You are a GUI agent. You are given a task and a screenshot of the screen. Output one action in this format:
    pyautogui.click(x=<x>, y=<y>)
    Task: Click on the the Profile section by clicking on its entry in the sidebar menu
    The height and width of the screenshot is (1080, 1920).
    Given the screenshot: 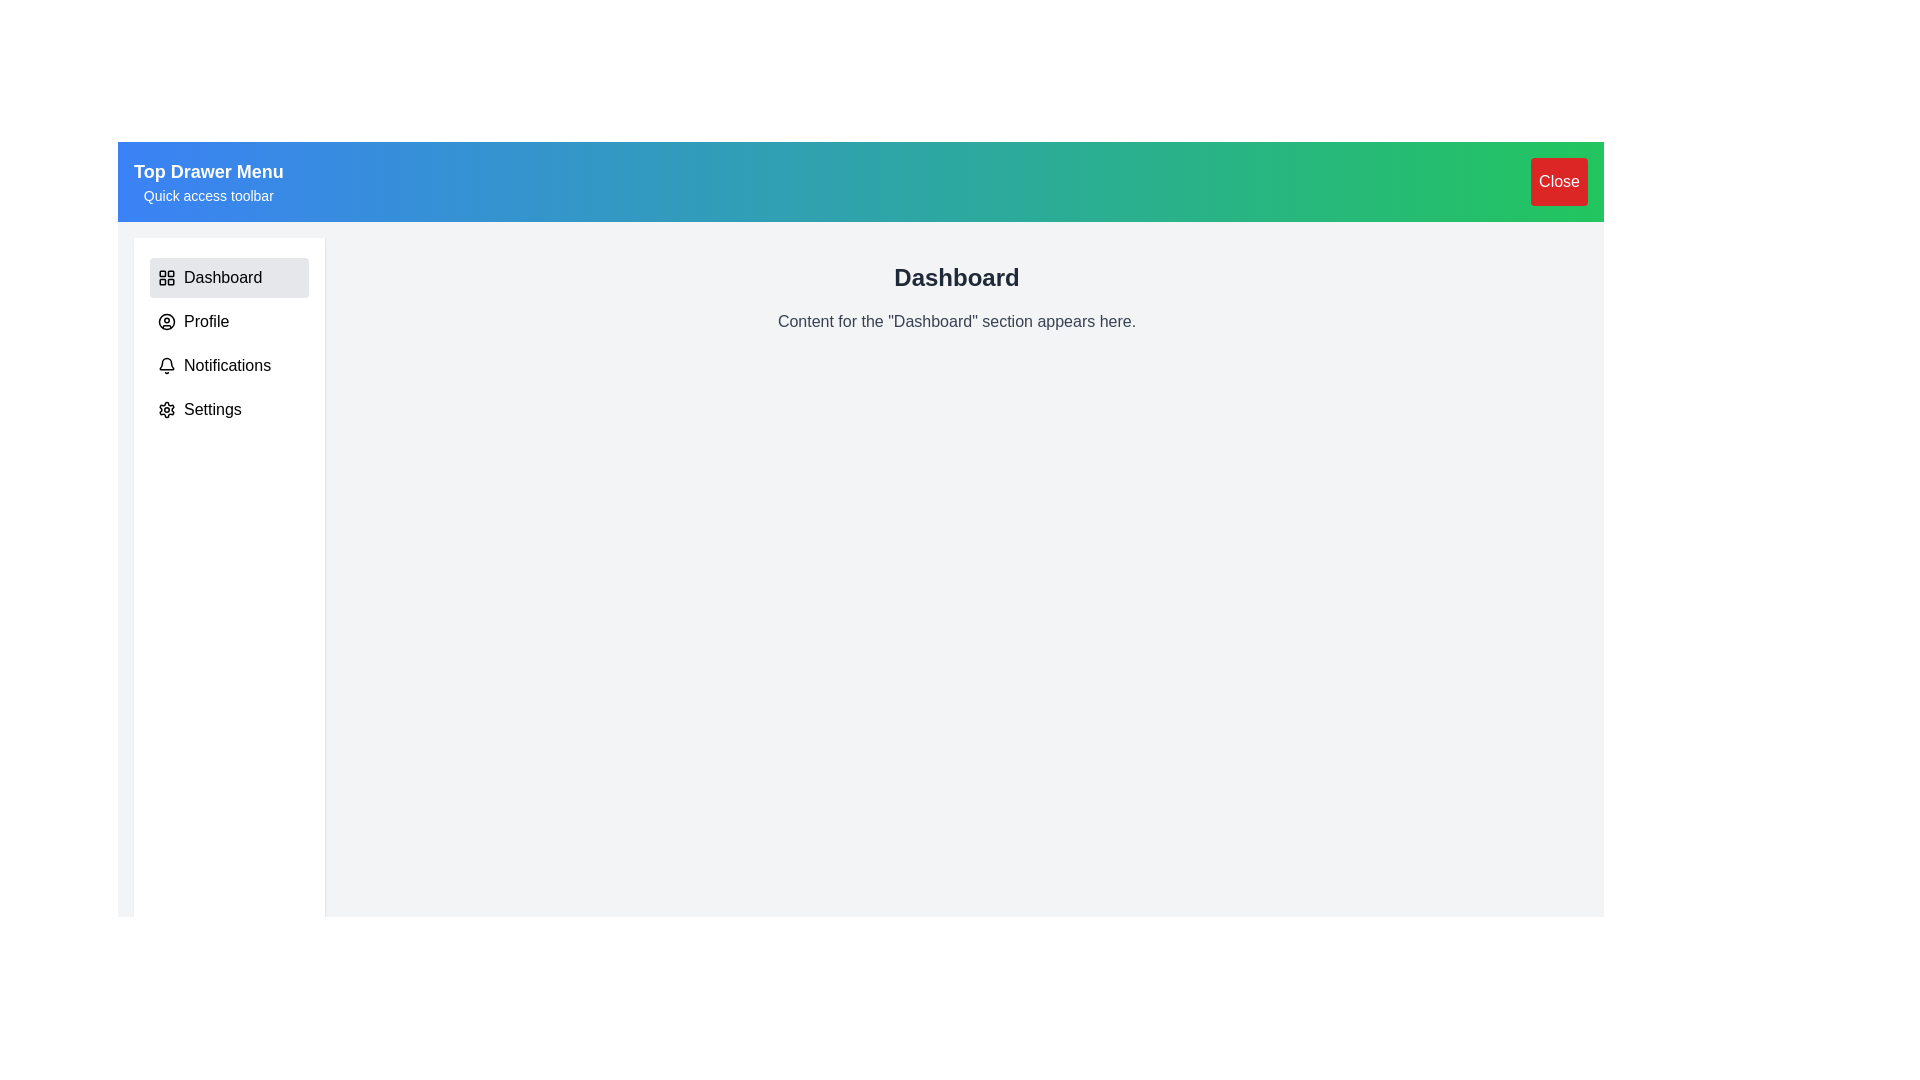 What is the action you would take?
    pyautogui.click(x=229, y=320)
    